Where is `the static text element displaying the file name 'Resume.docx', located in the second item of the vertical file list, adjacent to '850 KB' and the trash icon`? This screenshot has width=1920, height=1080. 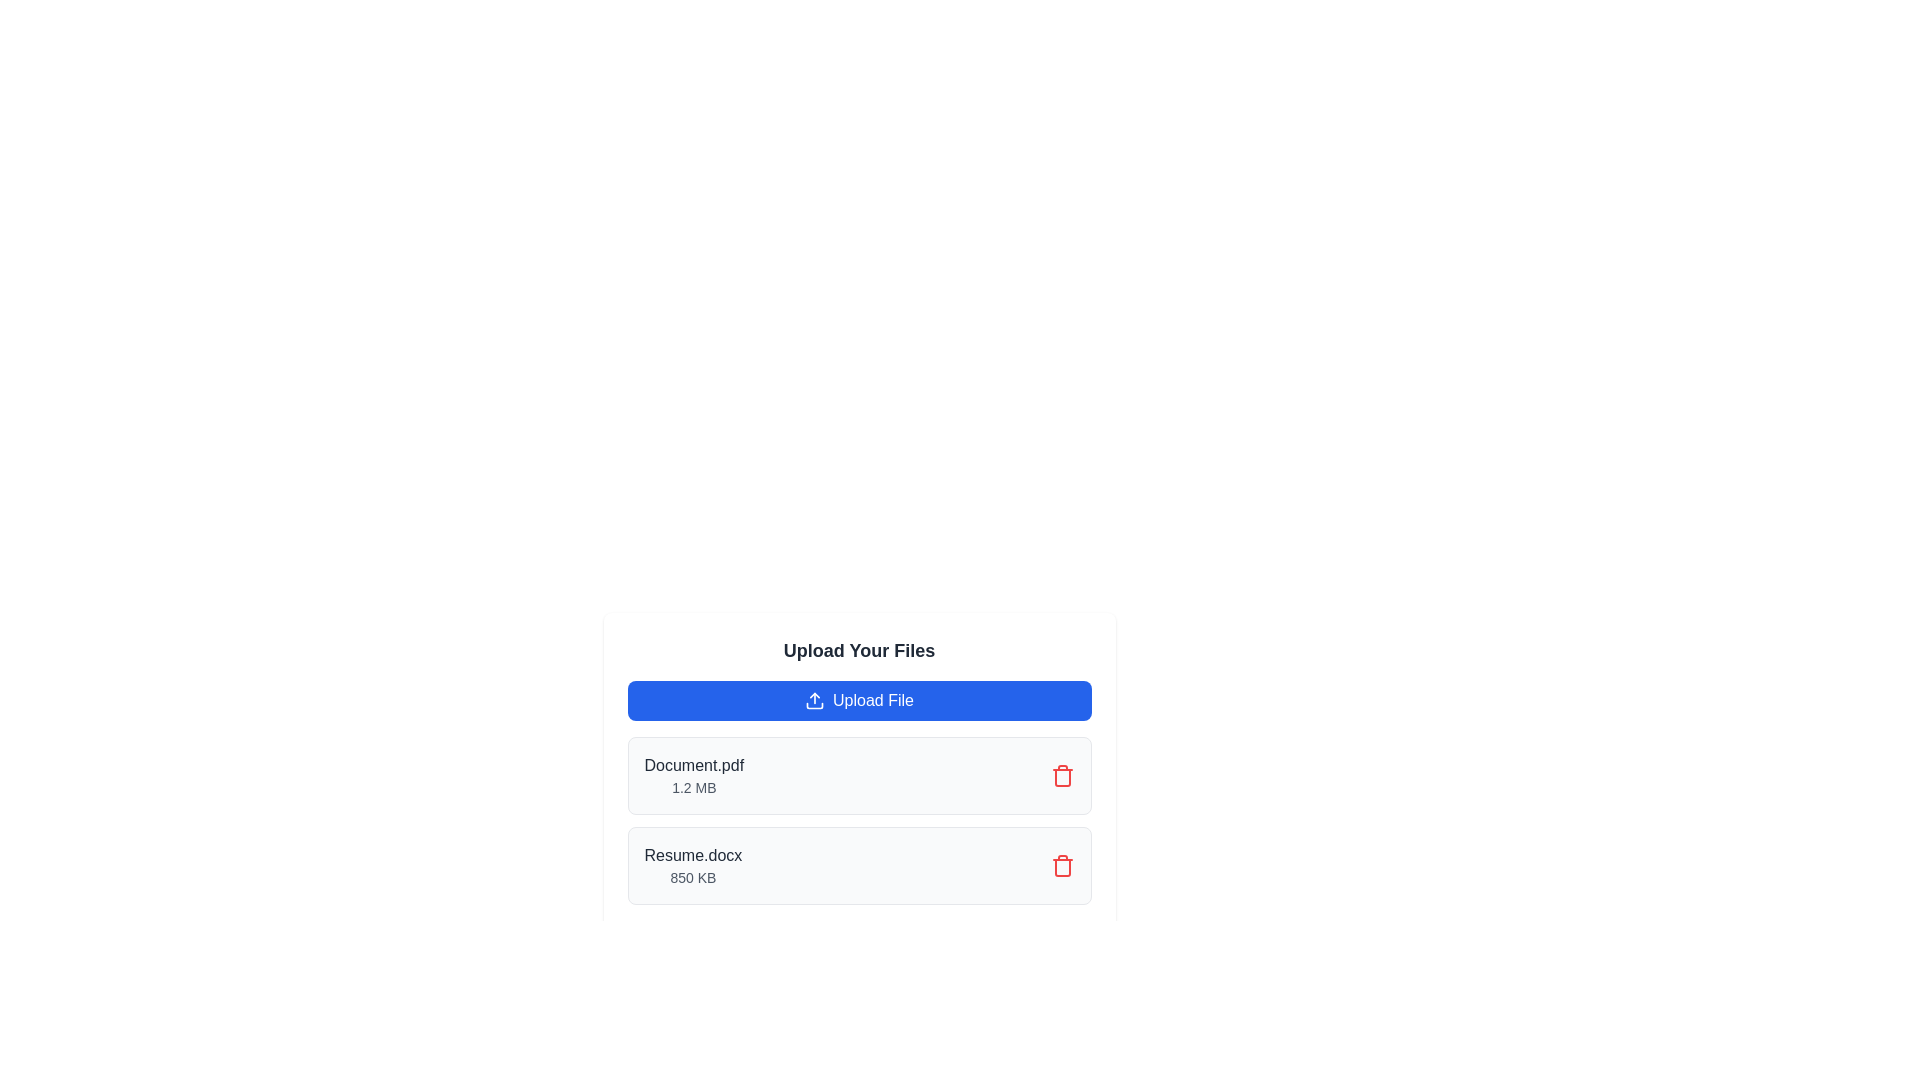
the static text element displaying the file name 'Resume.docx', located in the second item of the vertical file list, adjacent to '850 KB' and the trash icon is located at coordinates (693, 855).